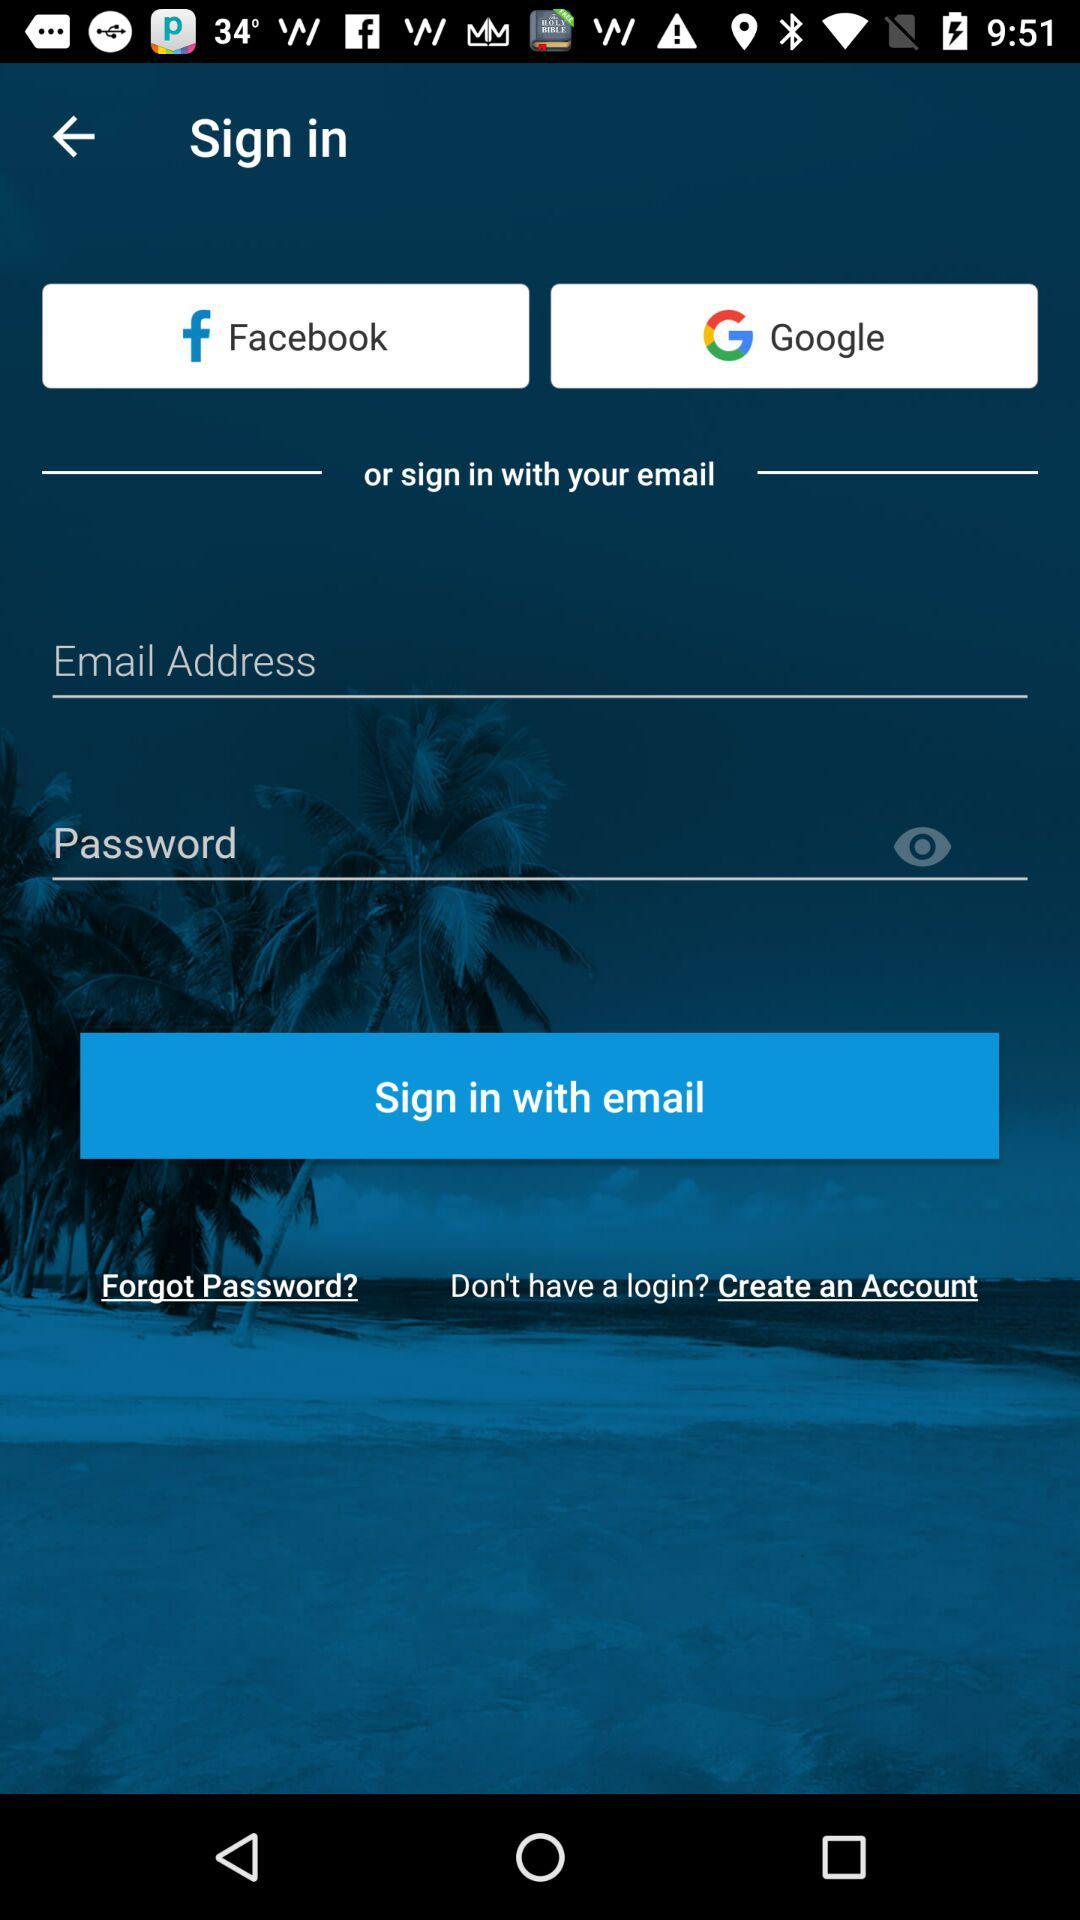 The image size is (1080, 1920). Describe the element at coordinates (540, 844) in the screenshot. I see `password` at that location.